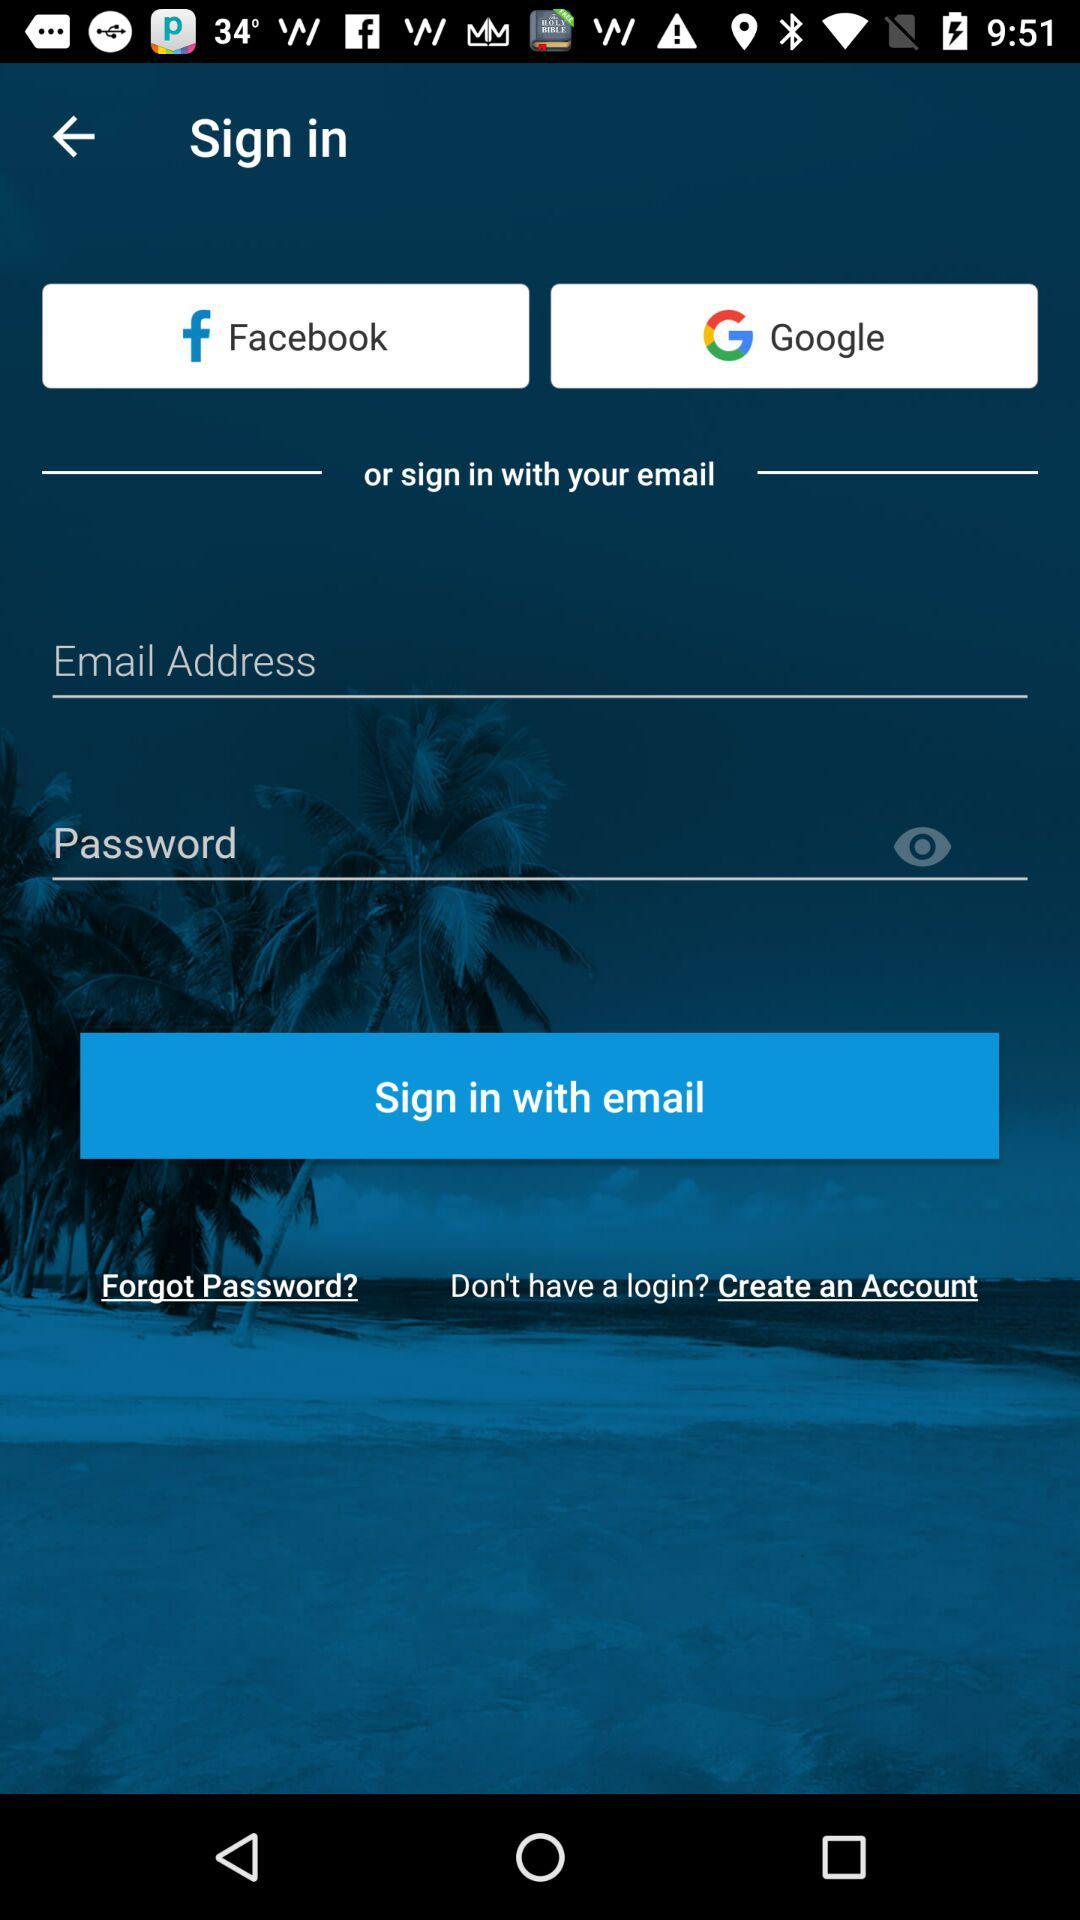 The image size is (1080, 1920). Describe the element at coordinates (540, 844) in the screenshot. I see `password` at that location.